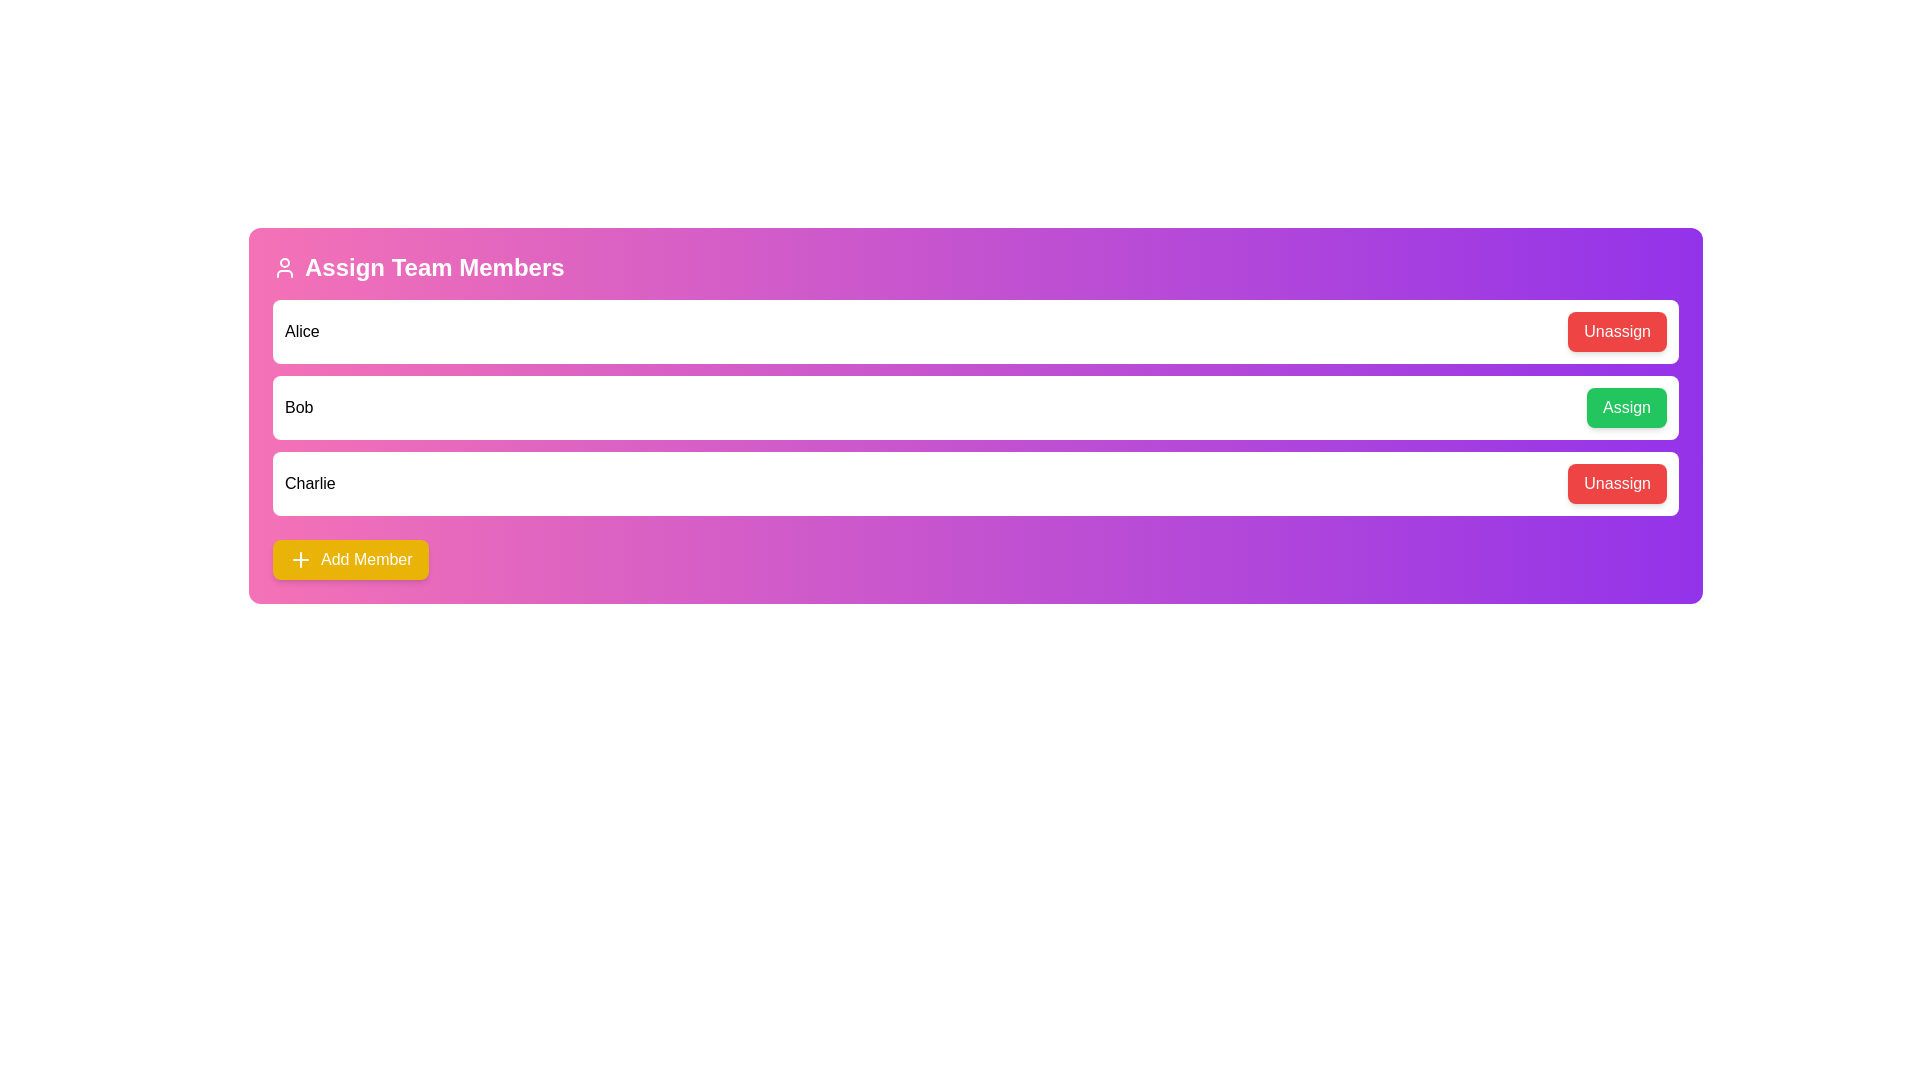  Describe the element at coordinates (1627, 407) in the screenshot. I see `the button located to the right of the text 'Bob' in the second row of team members to assign the task` at that location.